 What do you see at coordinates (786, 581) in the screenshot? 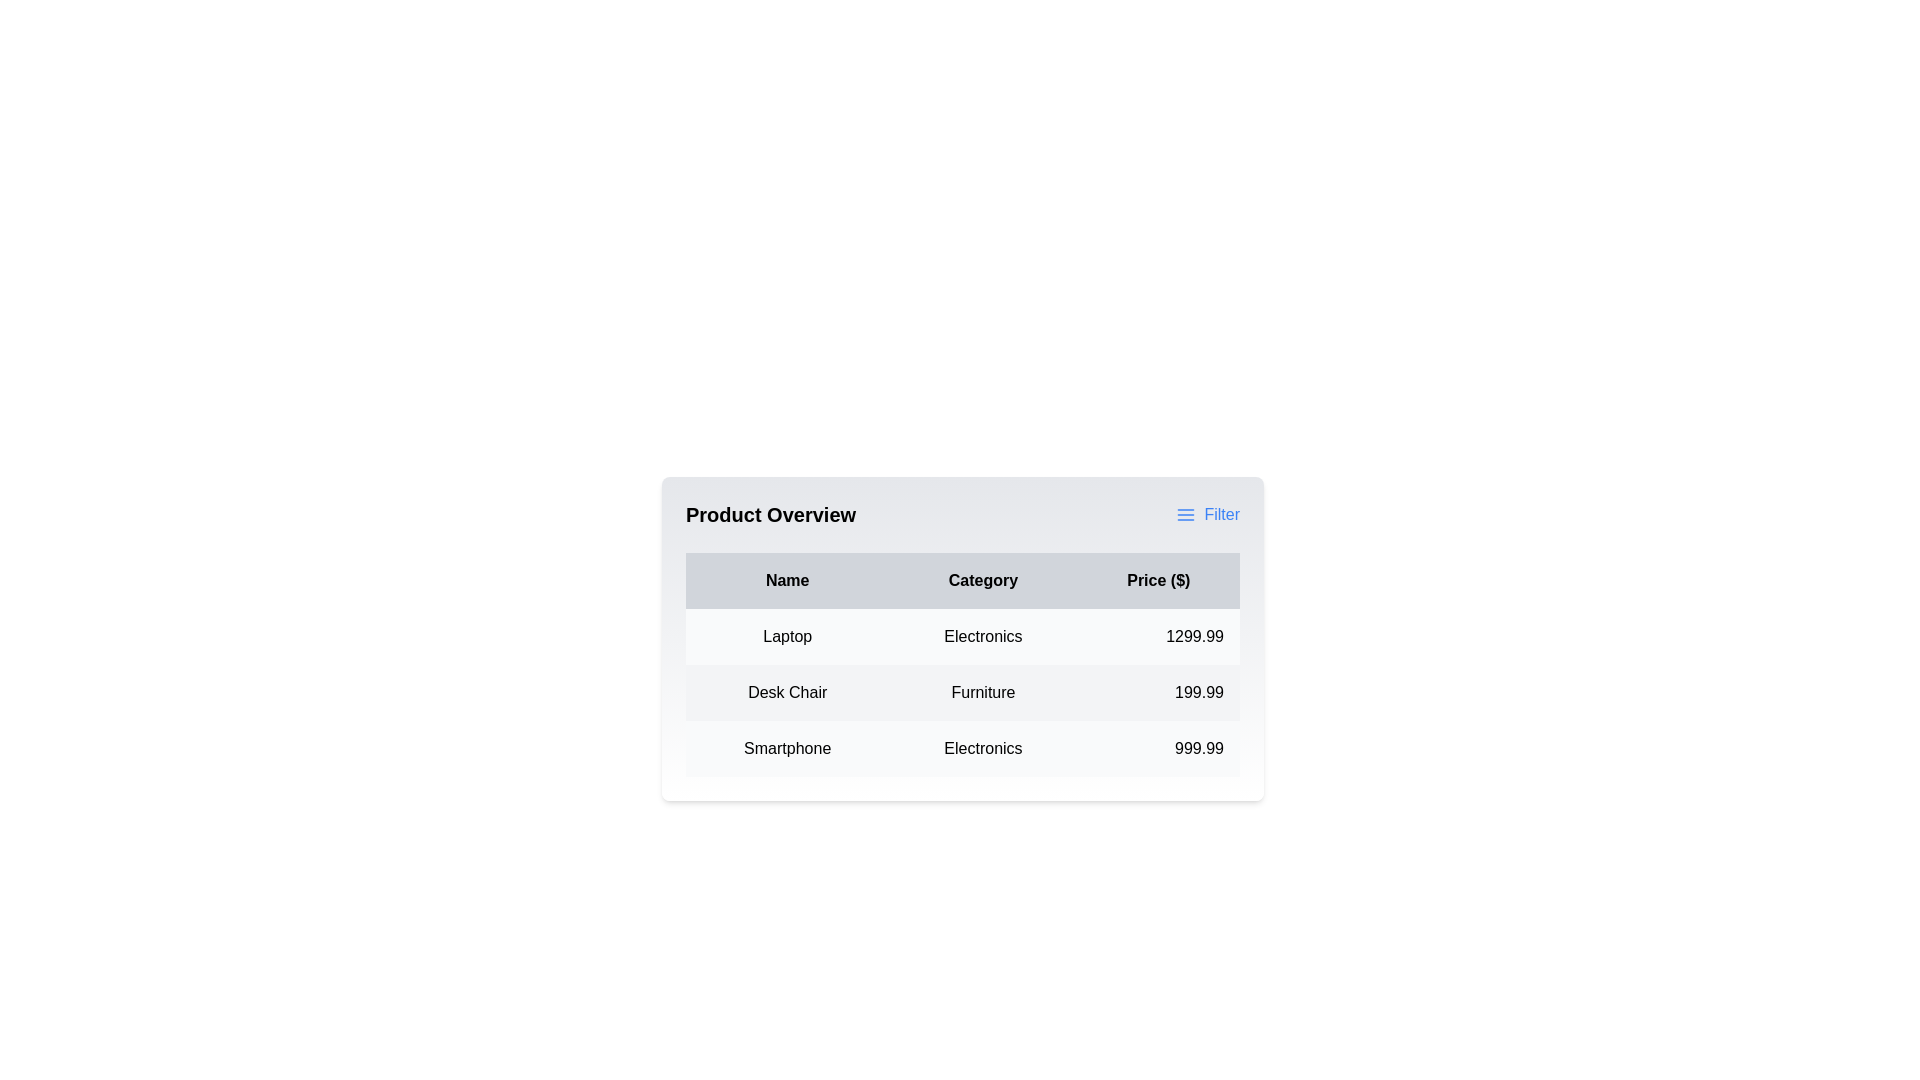
I see `the 'Name' table header cell, which is the first column header in a three-column table` at bounding box center [786, 581].